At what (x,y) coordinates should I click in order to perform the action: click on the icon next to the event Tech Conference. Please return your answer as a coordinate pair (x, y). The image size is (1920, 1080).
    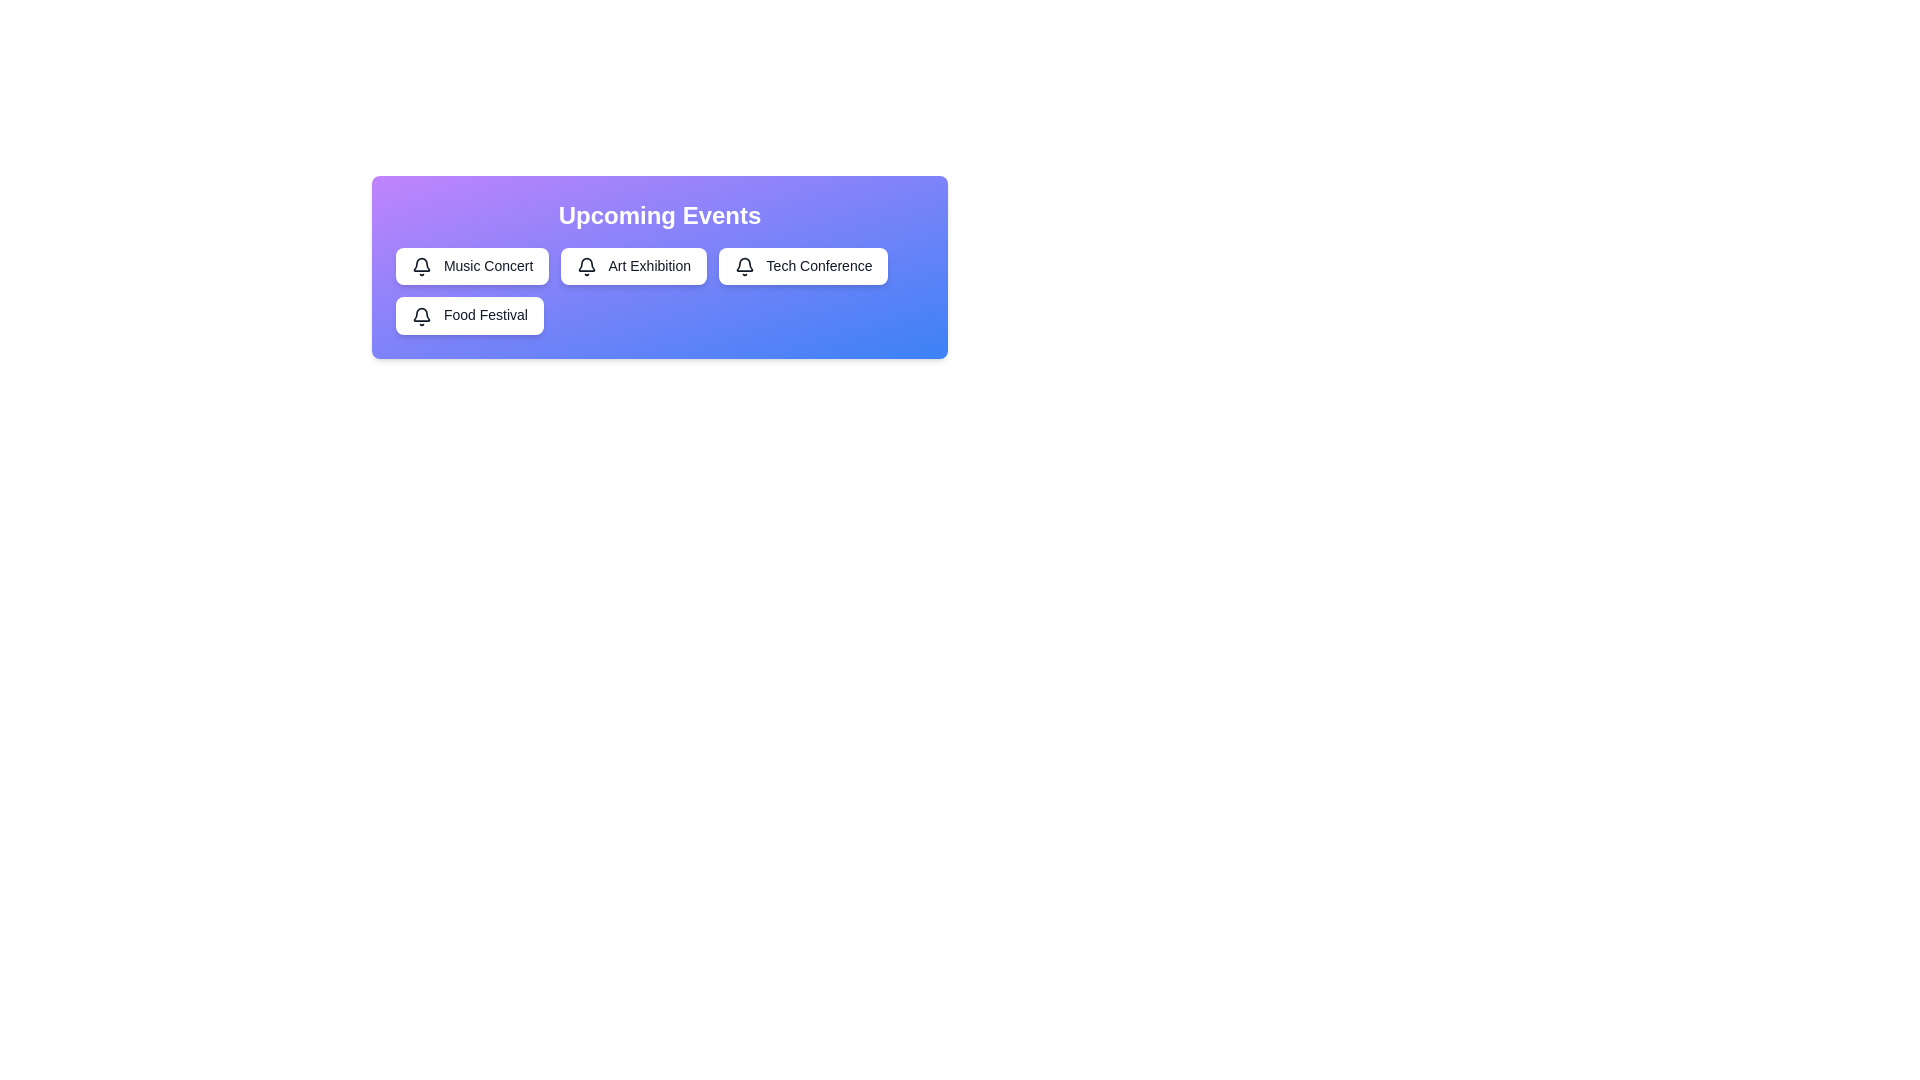
    Looking at the image, I should click on (743, 265).